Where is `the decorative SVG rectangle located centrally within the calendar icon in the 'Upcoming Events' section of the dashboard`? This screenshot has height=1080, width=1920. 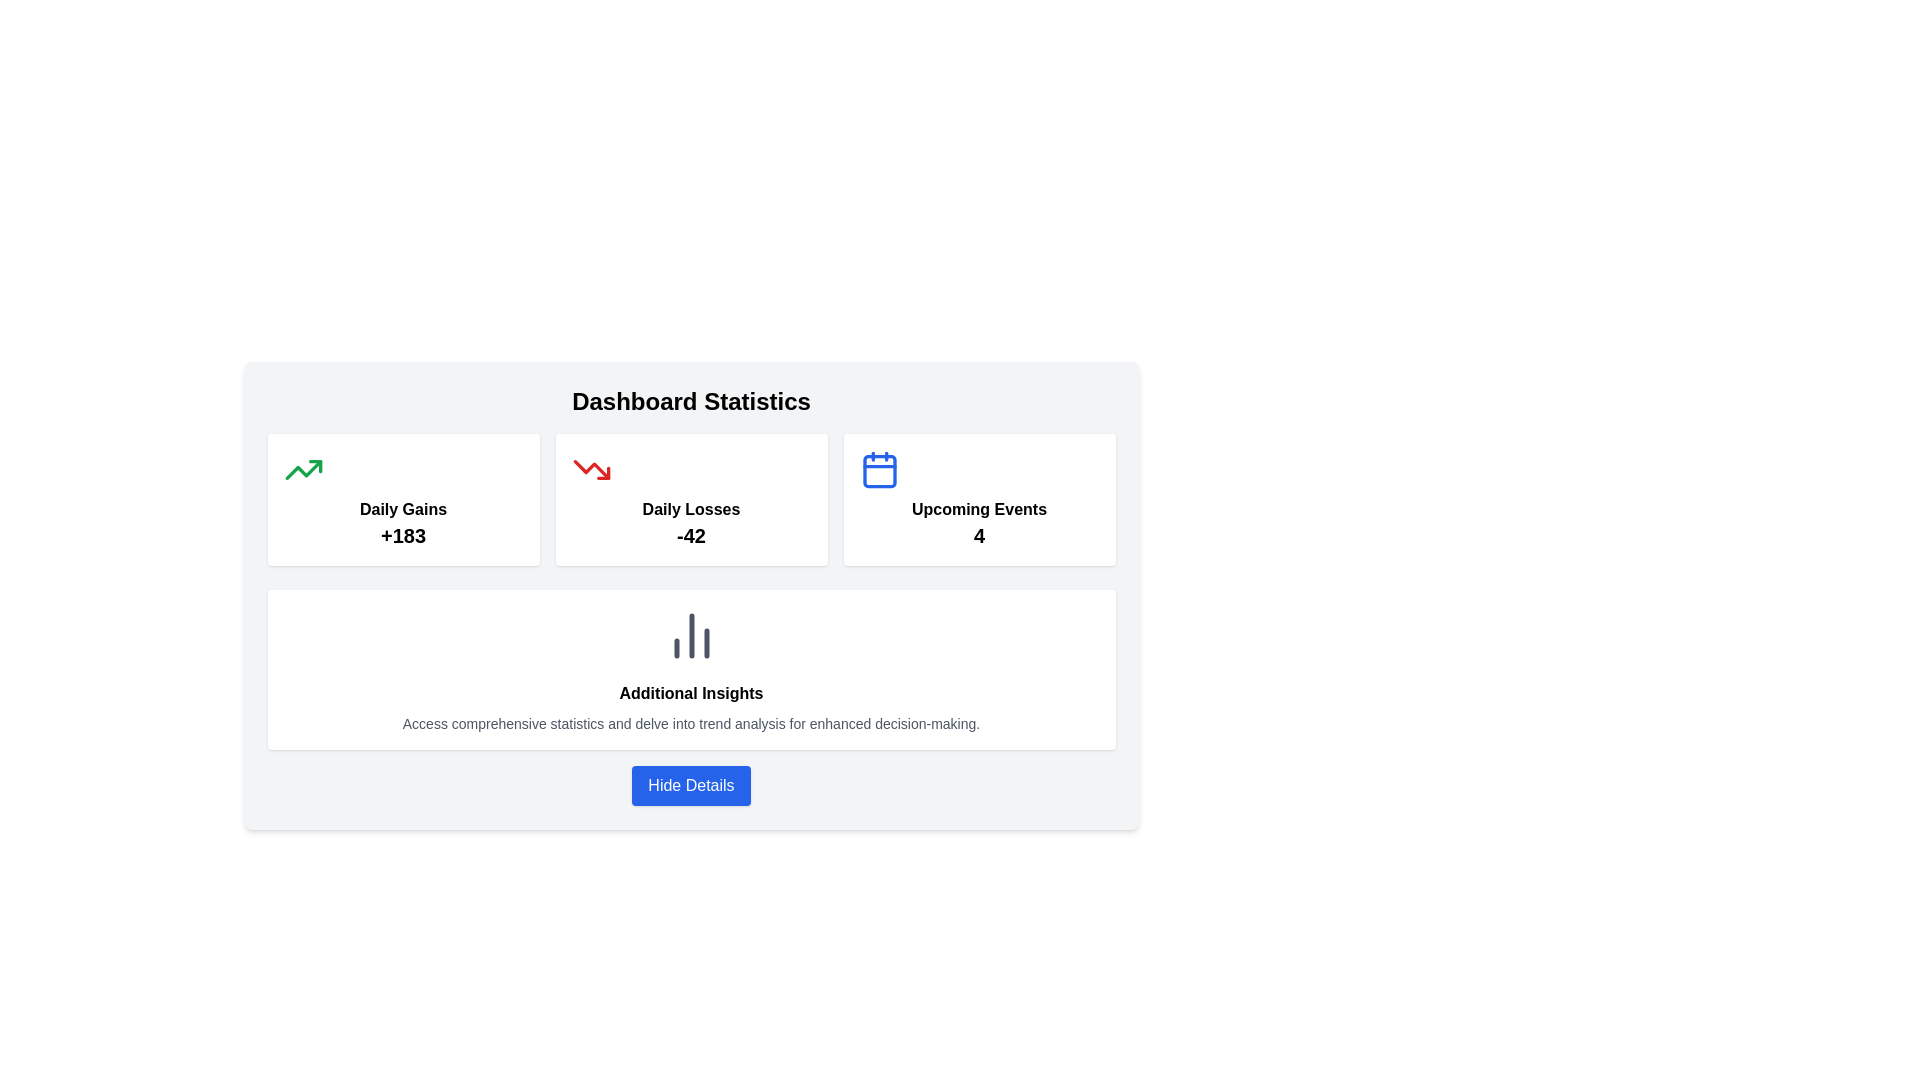
the decorative SVG rectangle located centrally within the calendar icon in the 'Upcoming Events' section of the dashboard is located at coordinates (879, 471).